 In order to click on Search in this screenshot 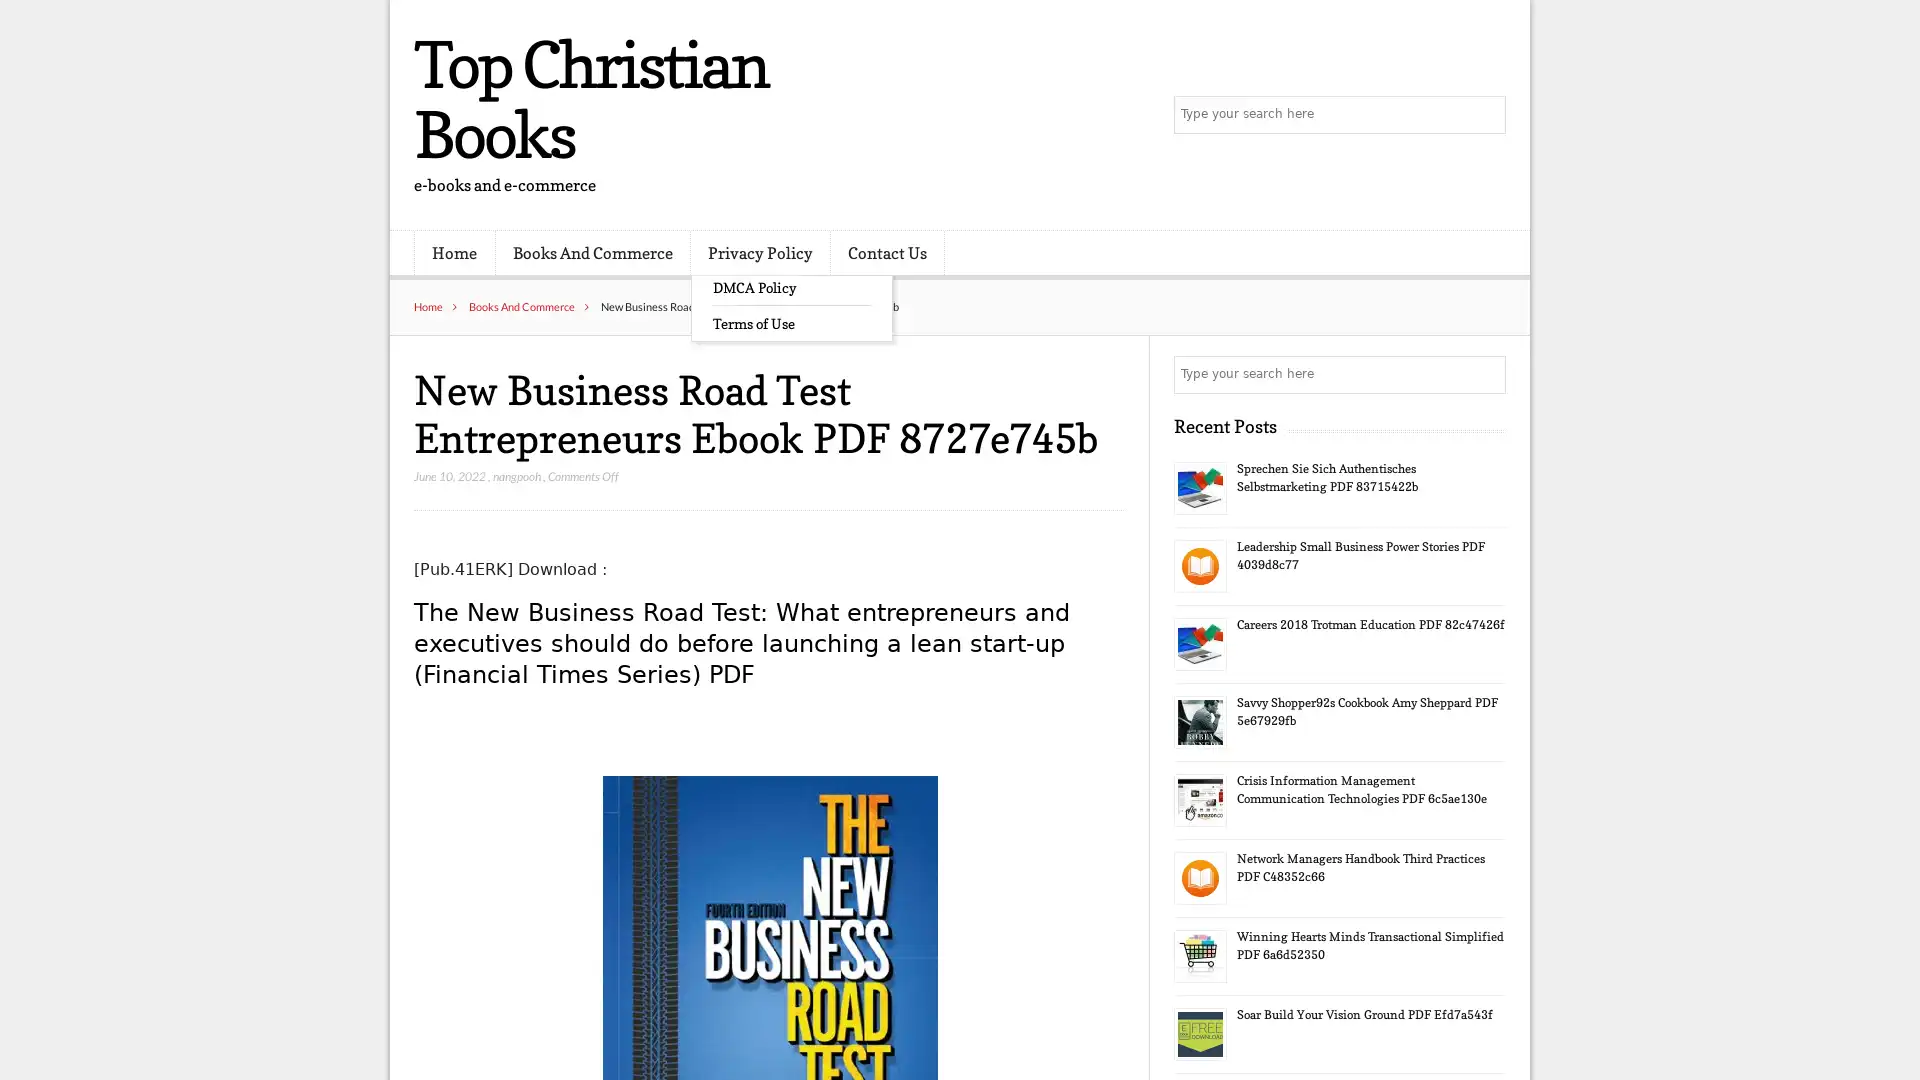, I will do `click(1485, 374)`.